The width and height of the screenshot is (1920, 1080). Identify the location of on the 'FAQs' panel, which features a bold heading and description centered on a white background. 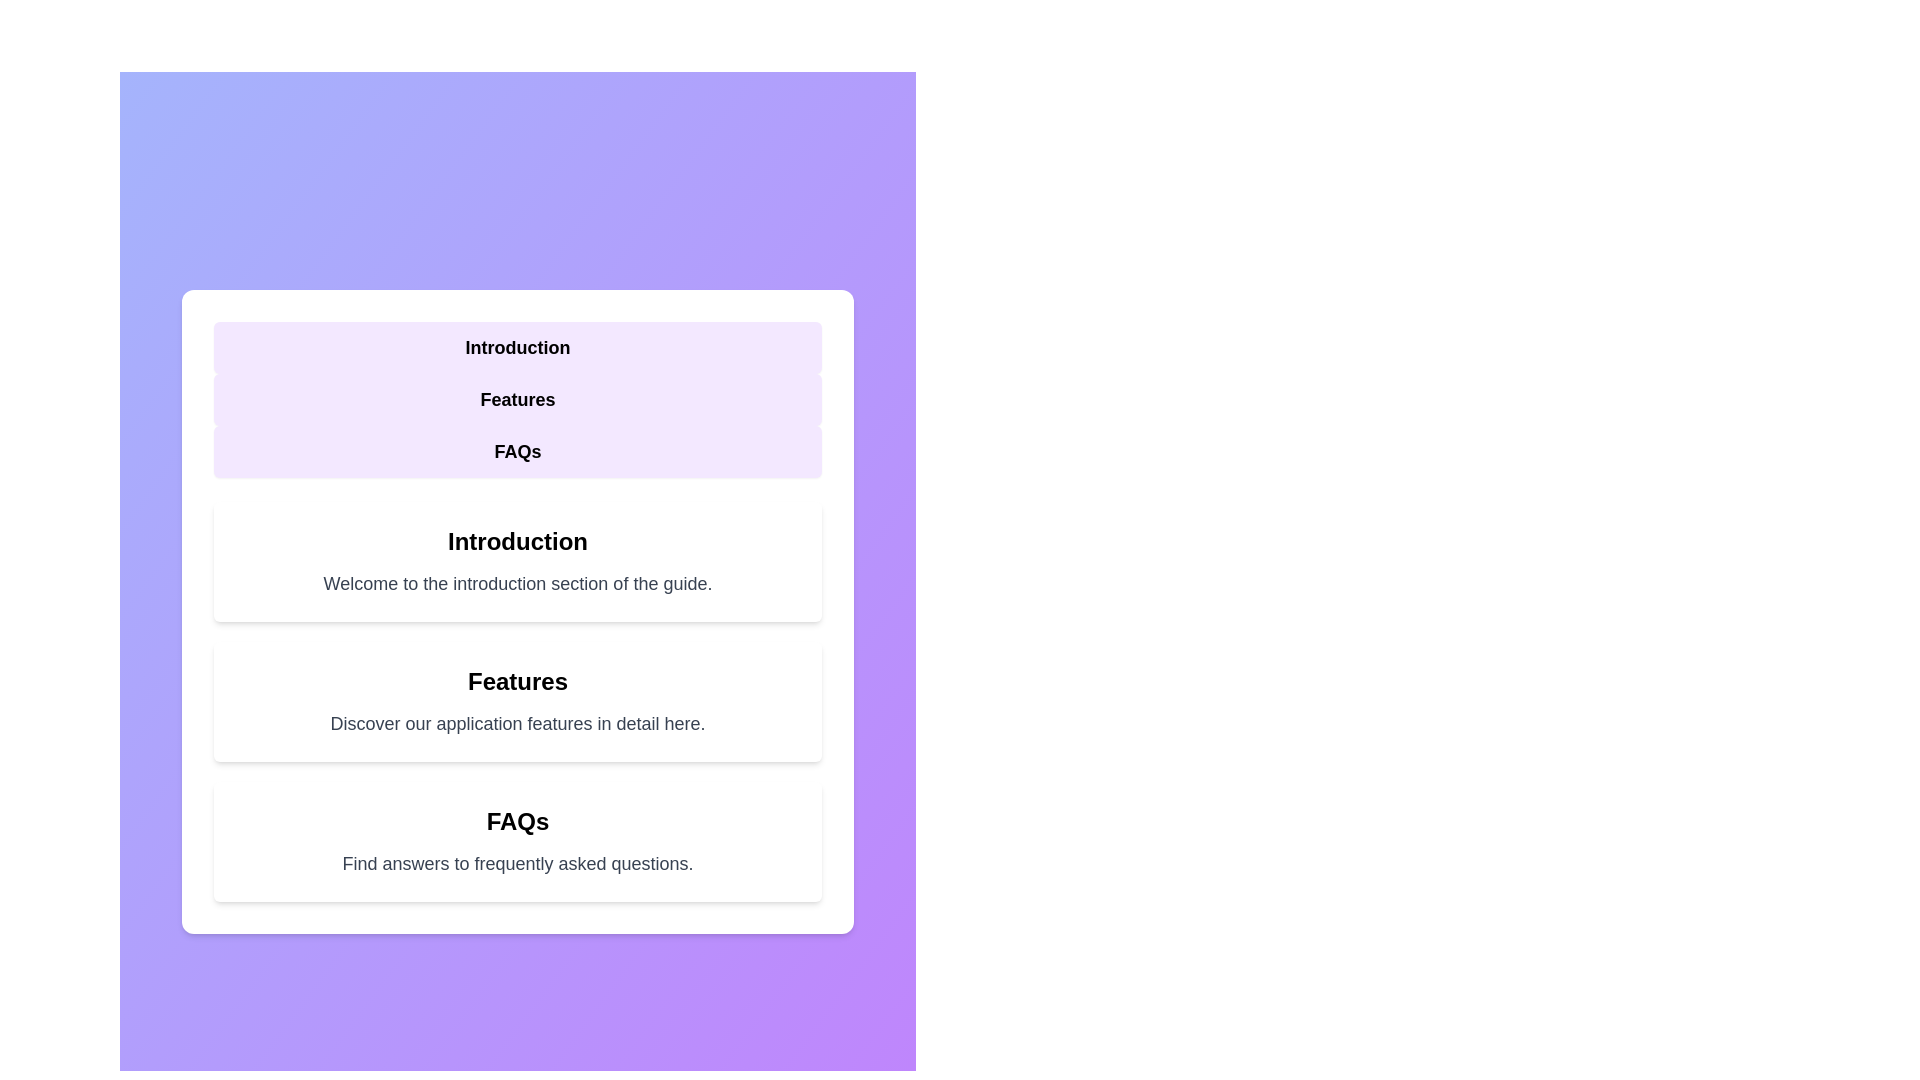
(518, 841).